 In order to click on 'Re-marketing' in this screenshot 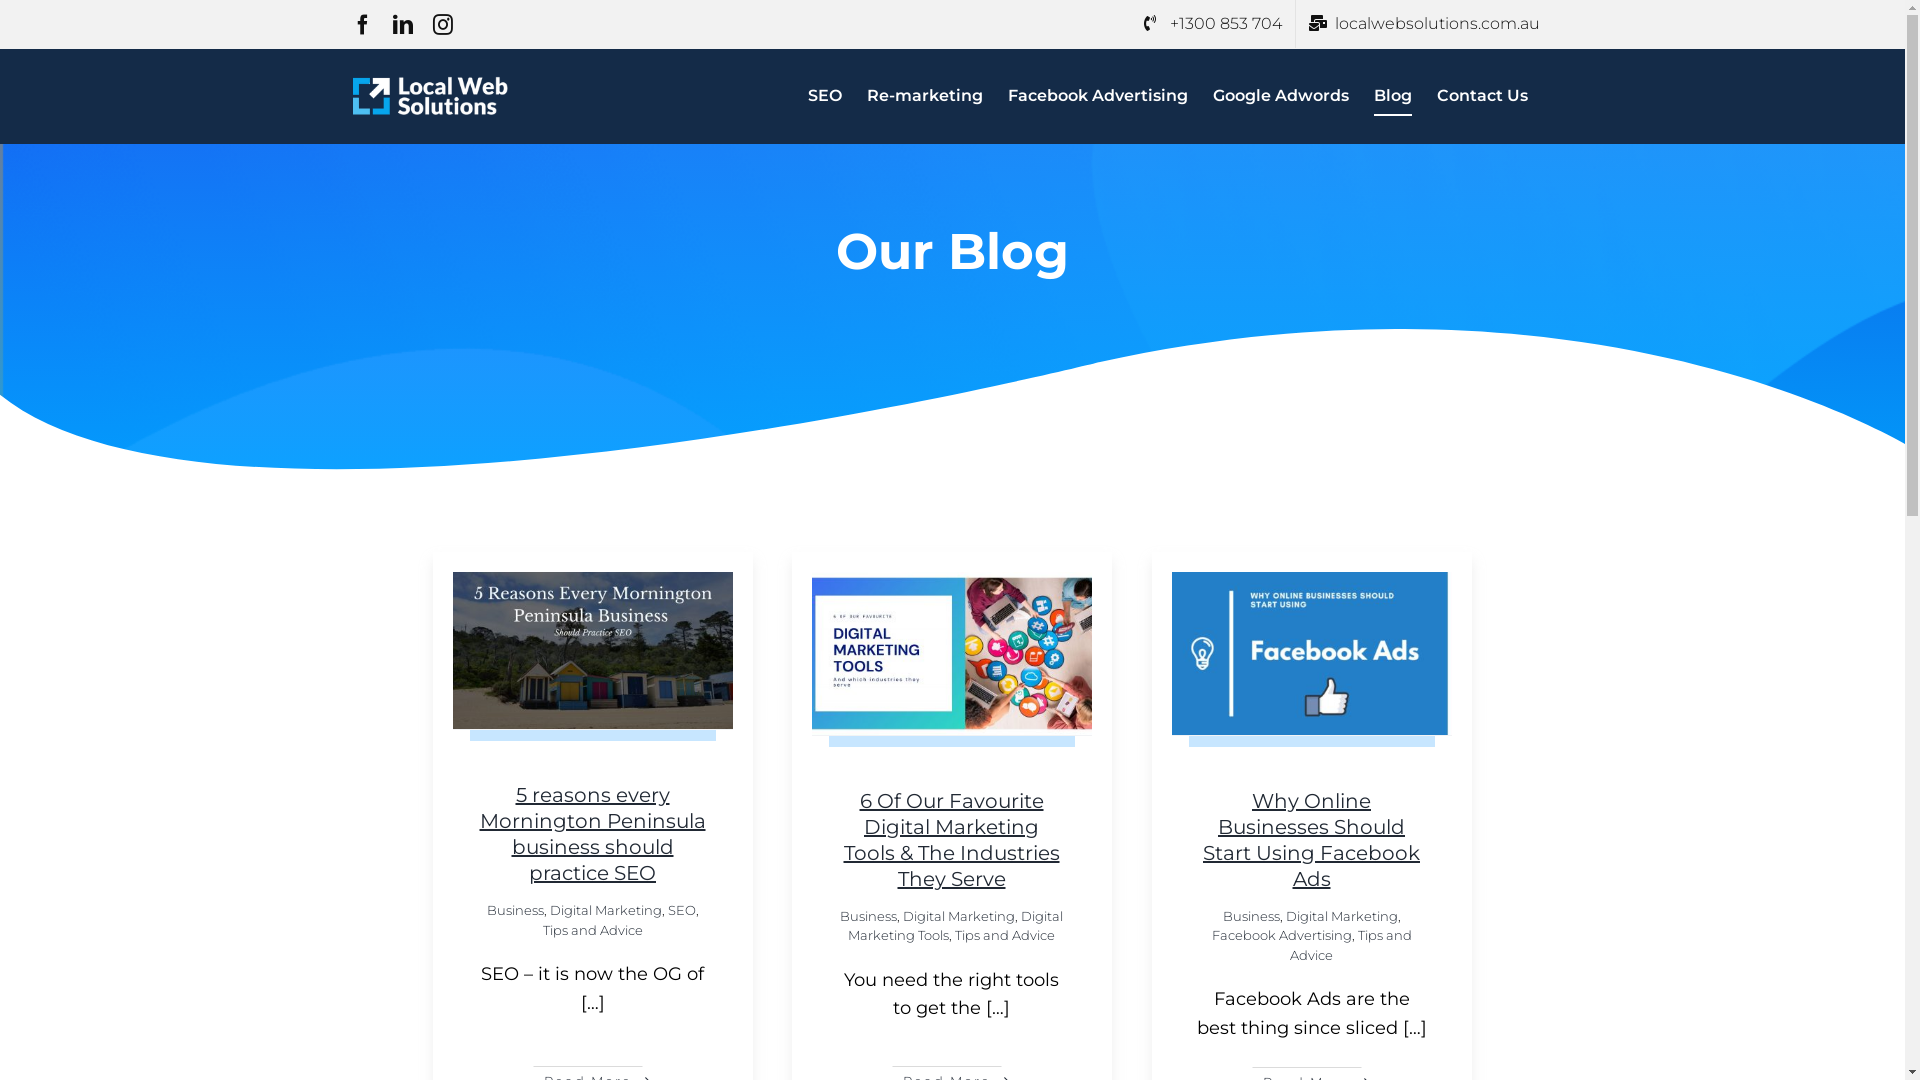, I will do `click(923, 96)`.